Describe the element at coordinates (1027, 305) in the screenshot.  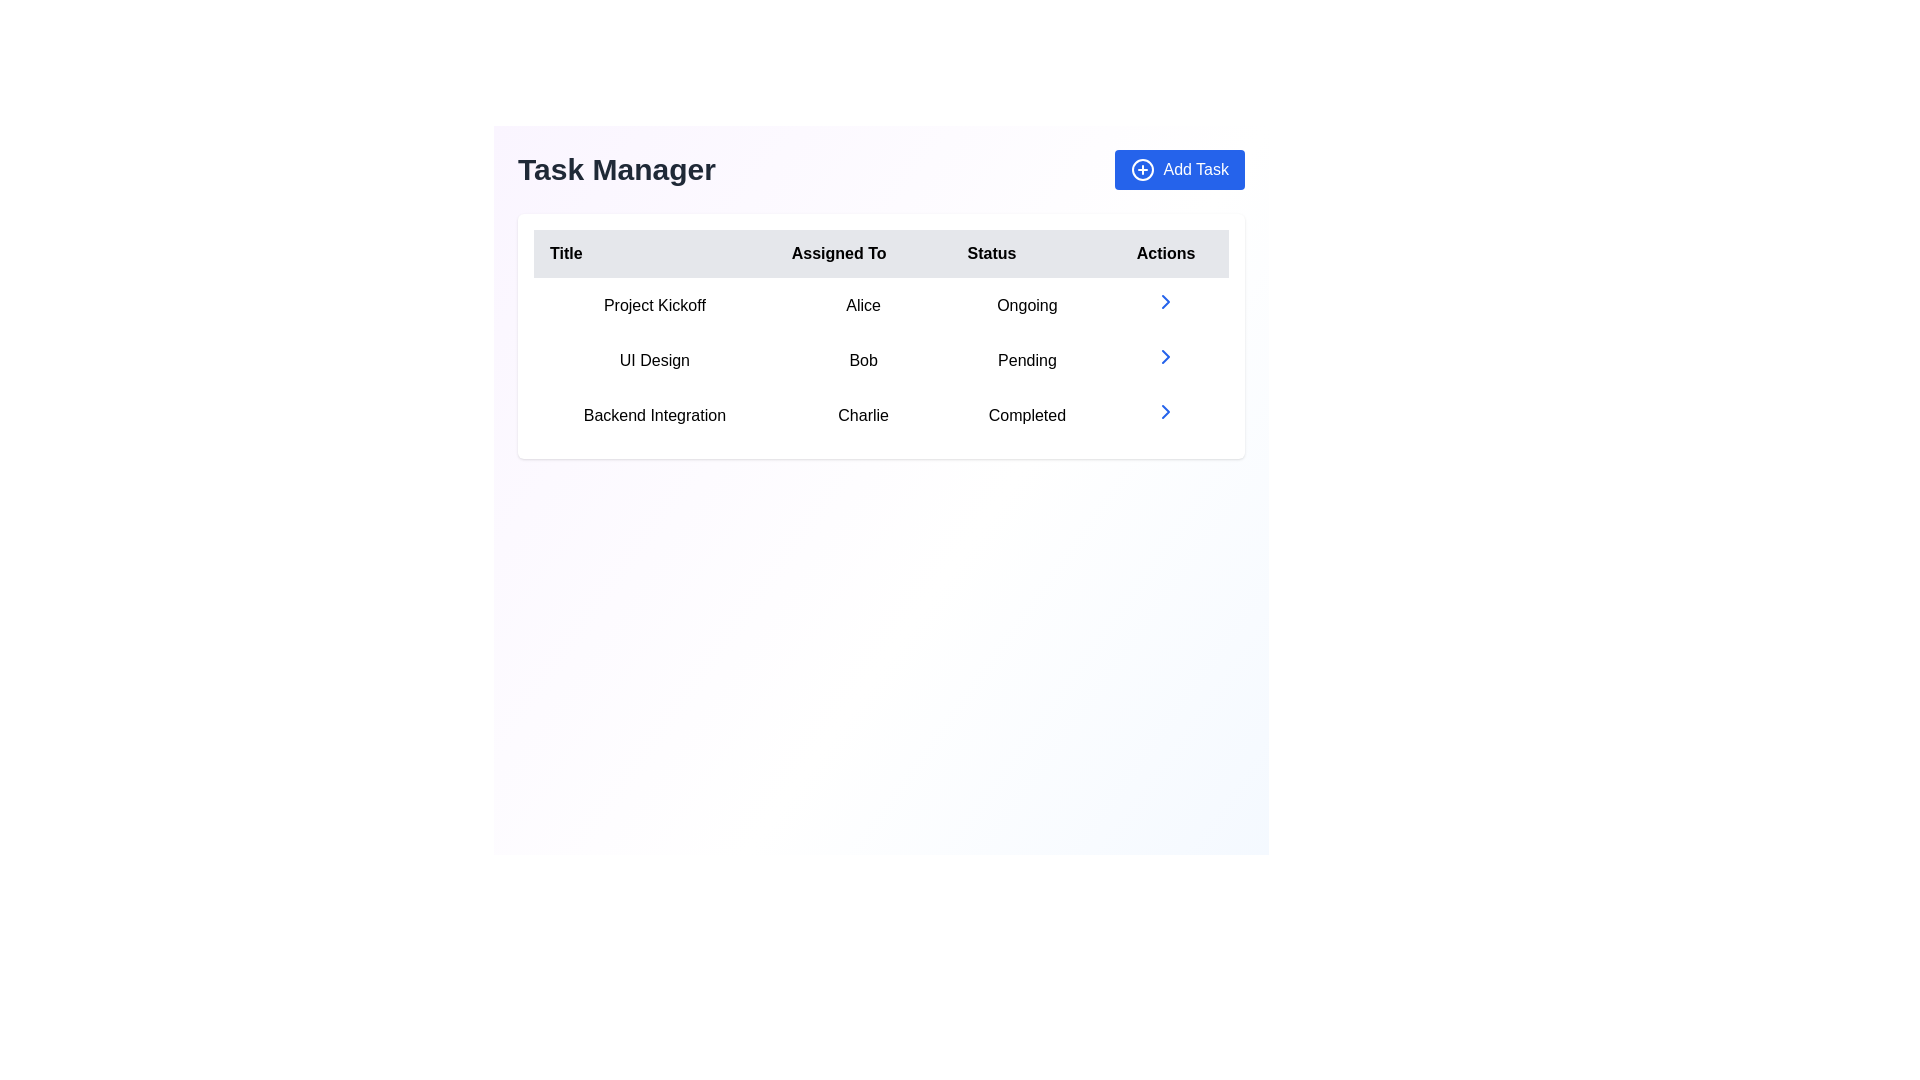
I see `the text label indicating the current status of the 'Project Kickoff' task assigned to Alice, which shows 'Ongoing'` at that location.